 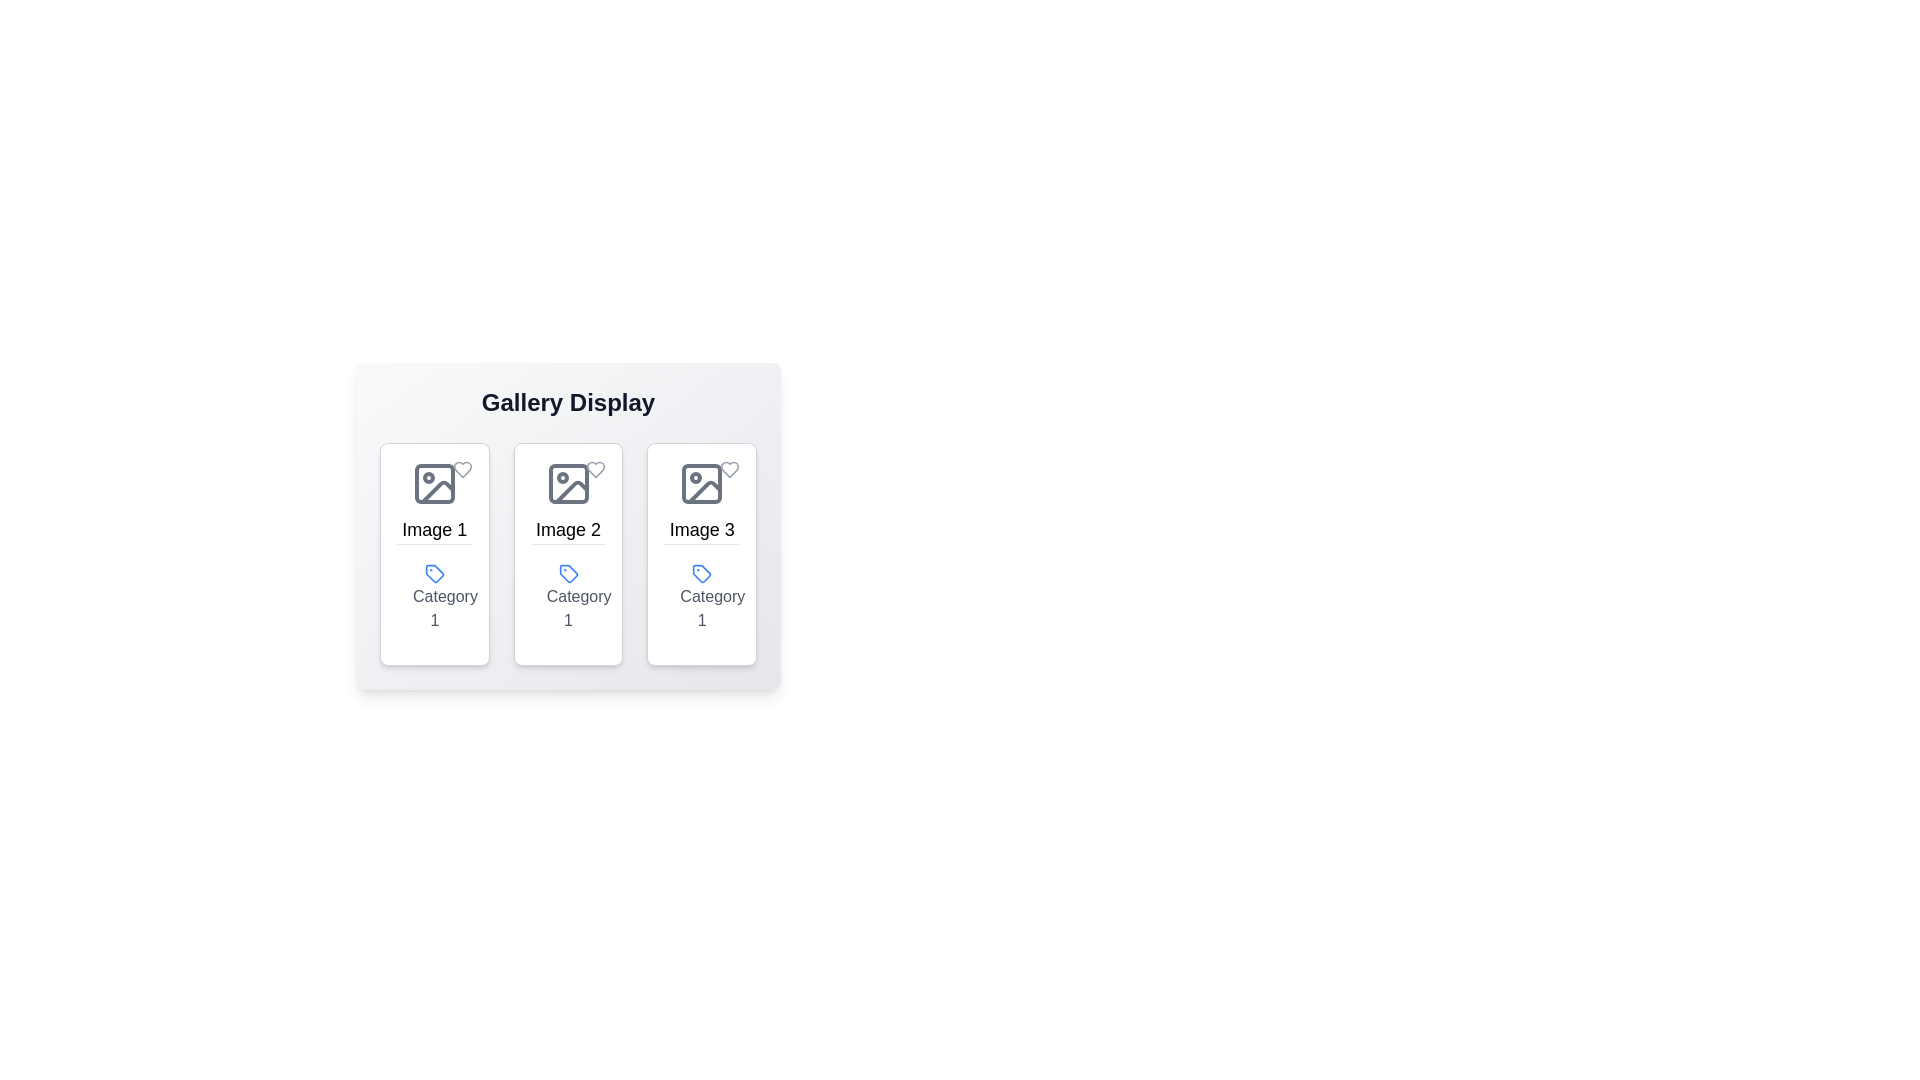 What do you see at coordinates (595, 470) in the screenshot?
I see `the favorite/like toggle icon located at the top-right corner of the card for 'Image 2'` at bounding box center [595, 470].